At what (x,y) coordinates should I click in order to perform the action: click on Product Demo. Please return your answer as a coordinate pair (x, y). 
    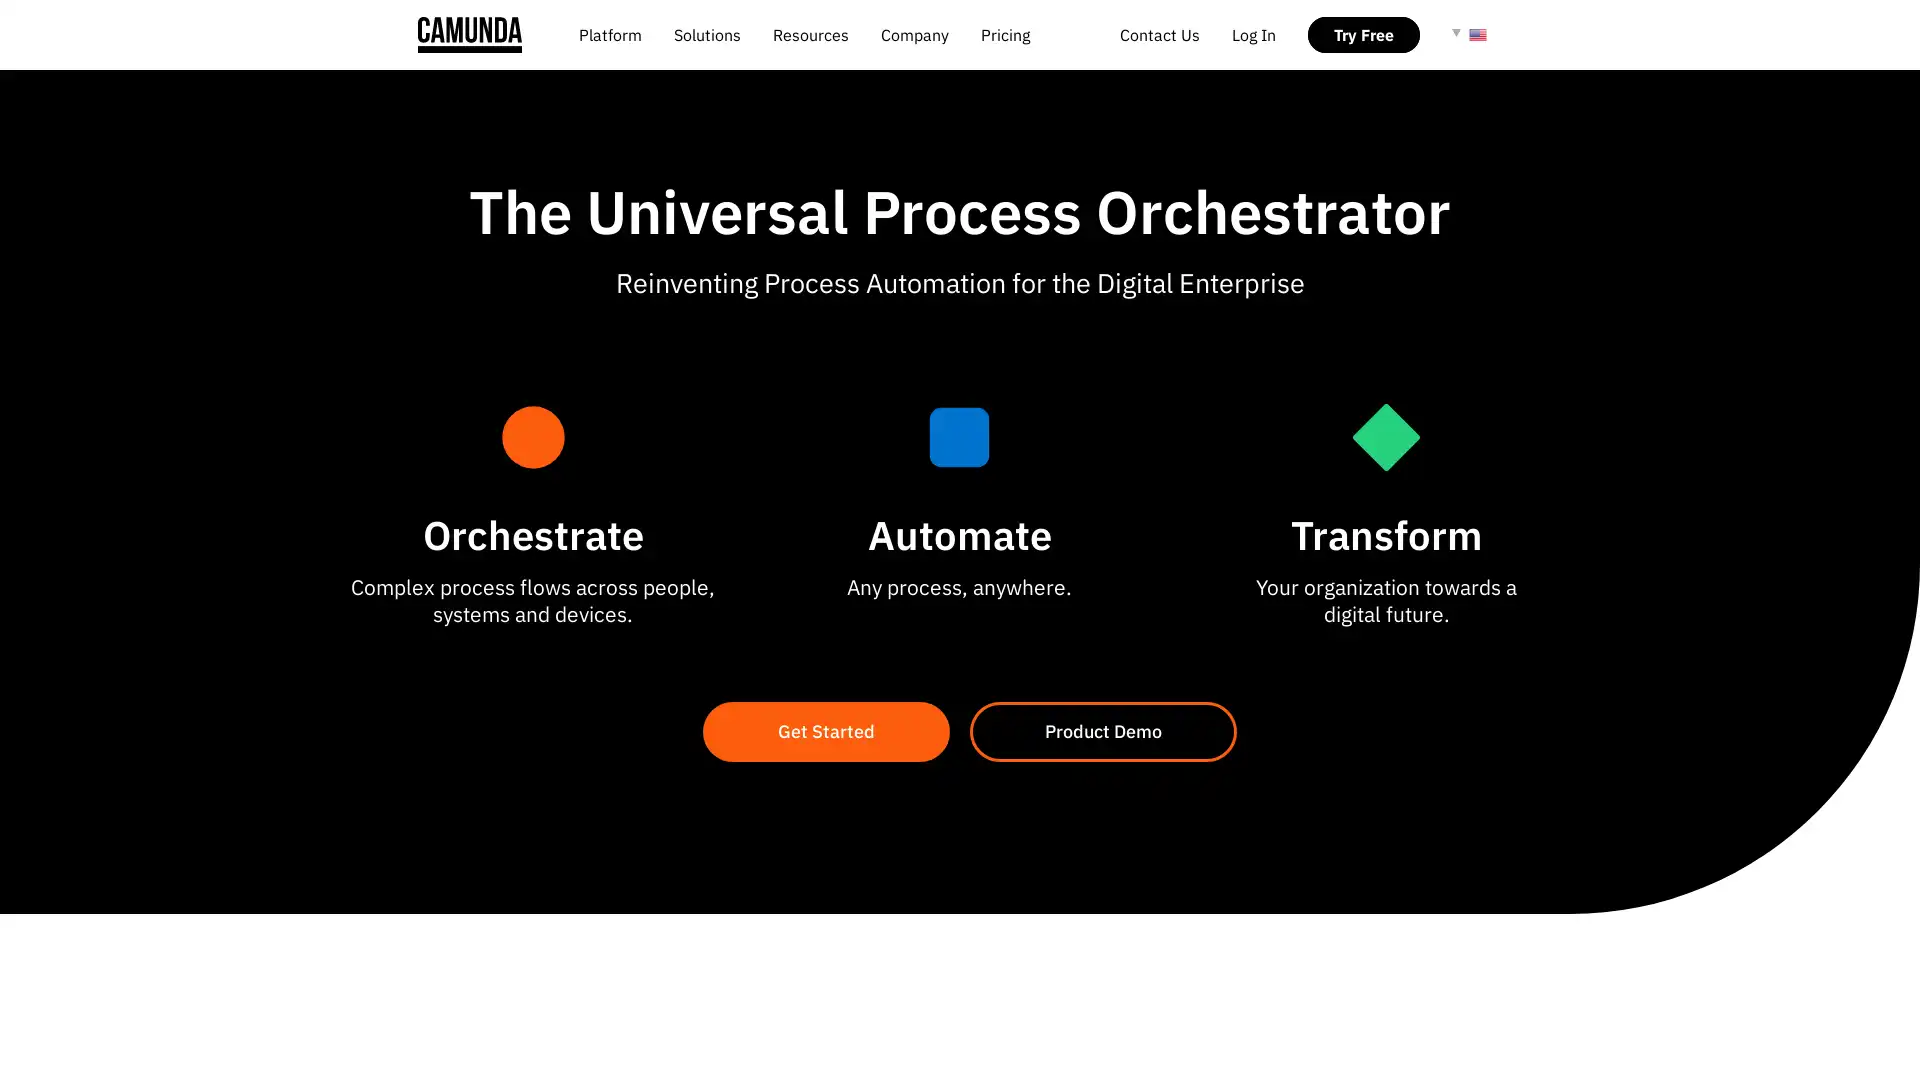
    Looking at the image, I should click on (1102, 732).